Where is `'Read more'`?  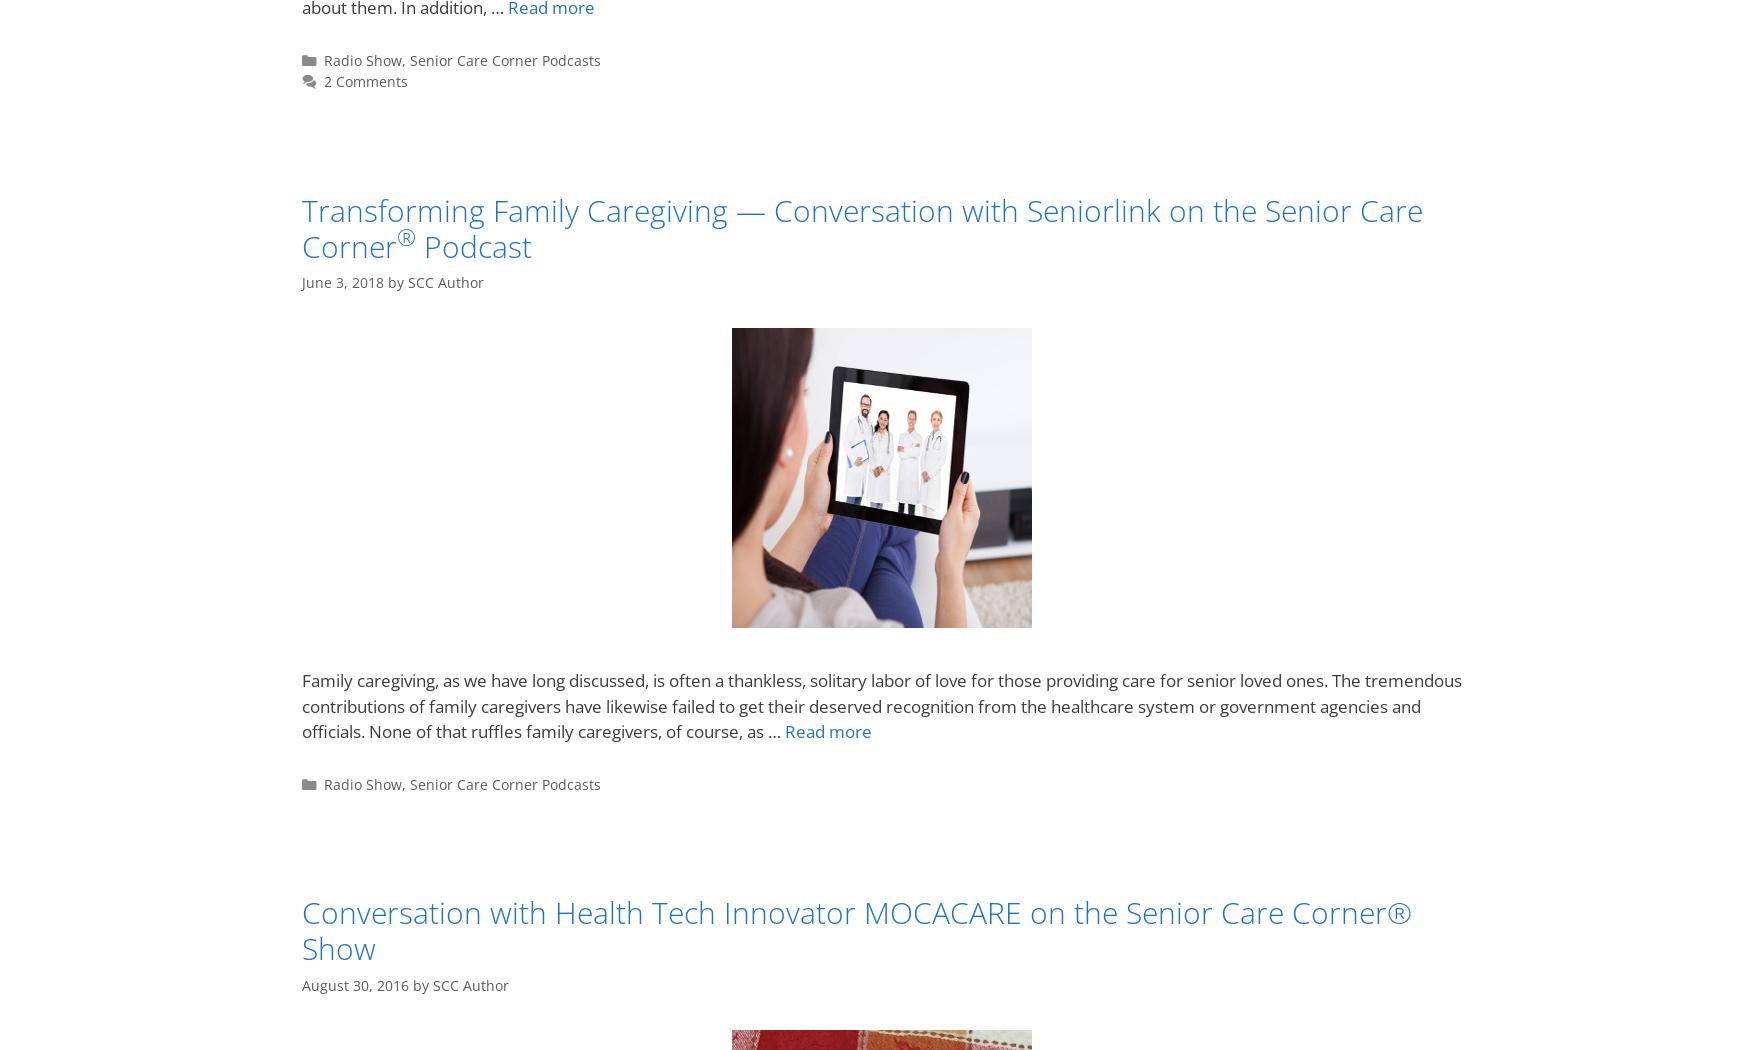
'Read more' is located at coordinates (784, 730).